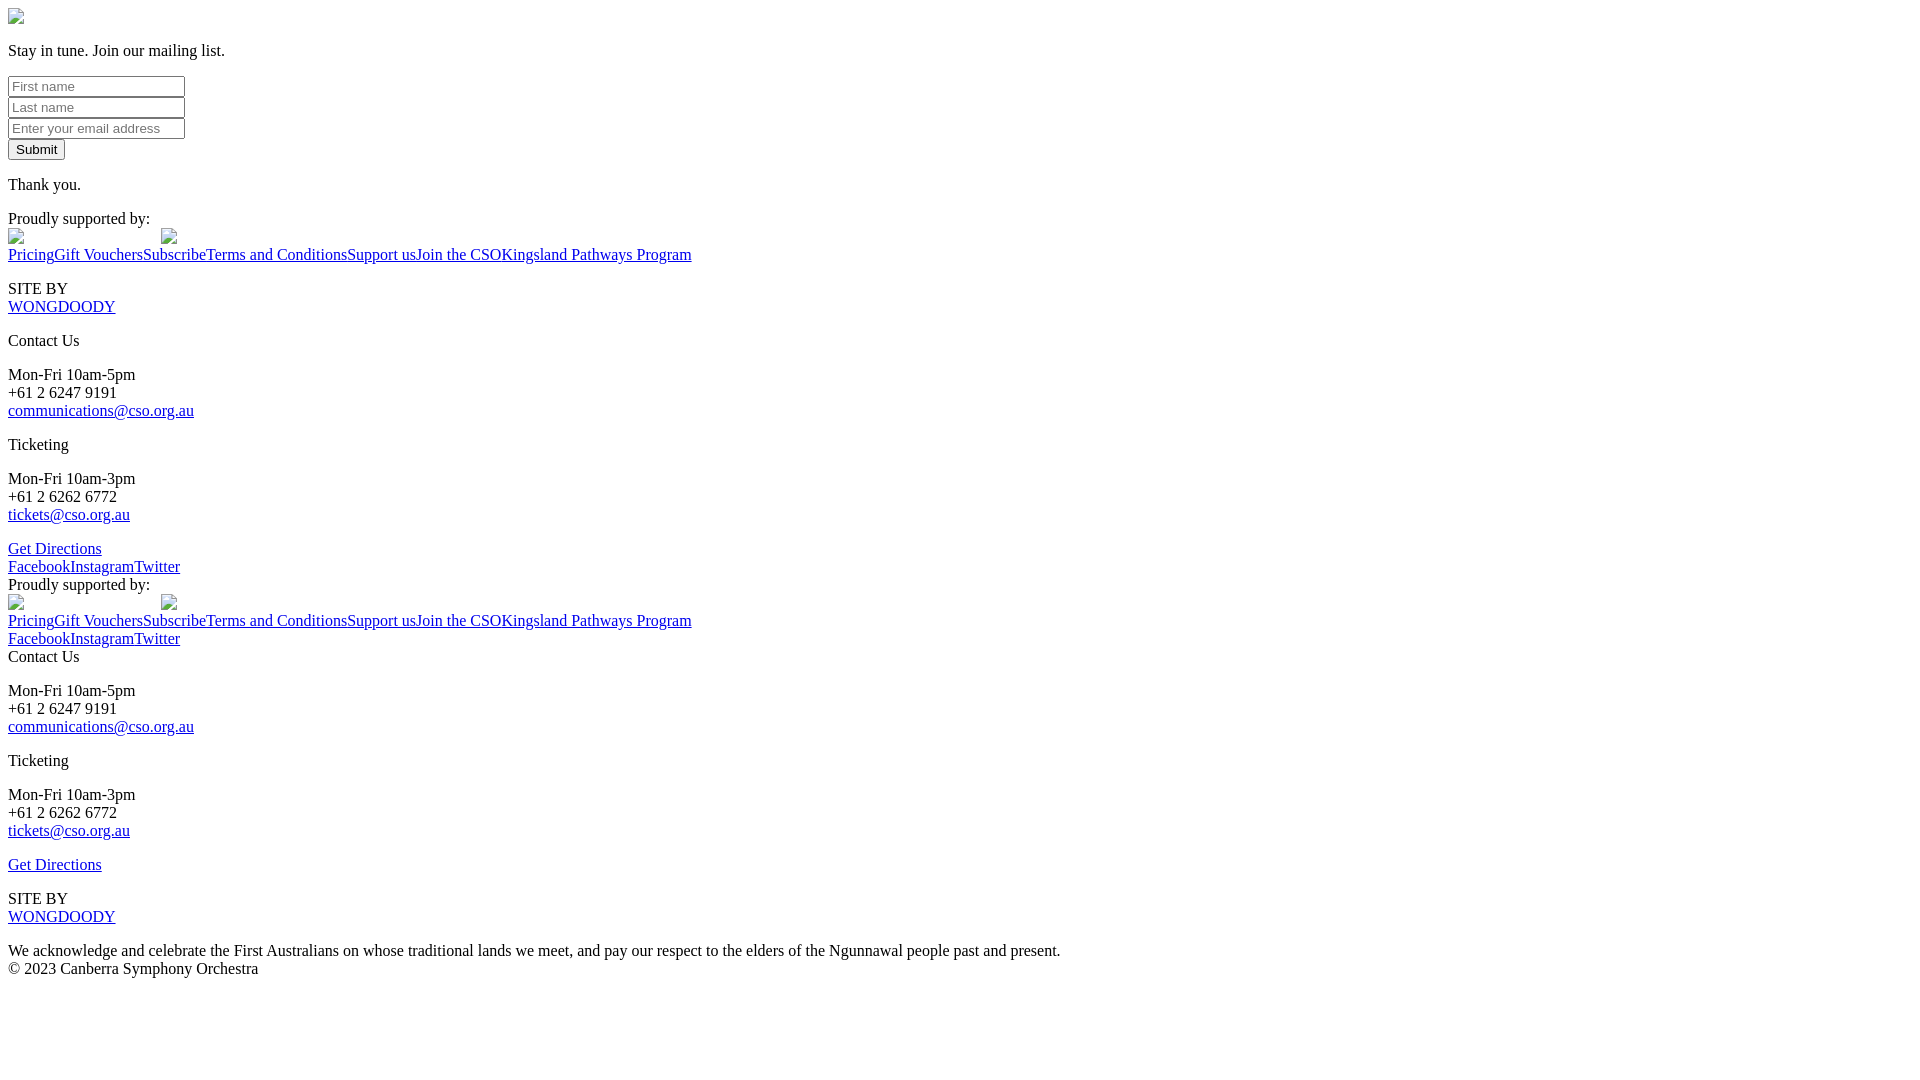 The height and width of the screenshot is (1080, 1920). I want to click on 'Terms and Conditions', so click(275, 619).